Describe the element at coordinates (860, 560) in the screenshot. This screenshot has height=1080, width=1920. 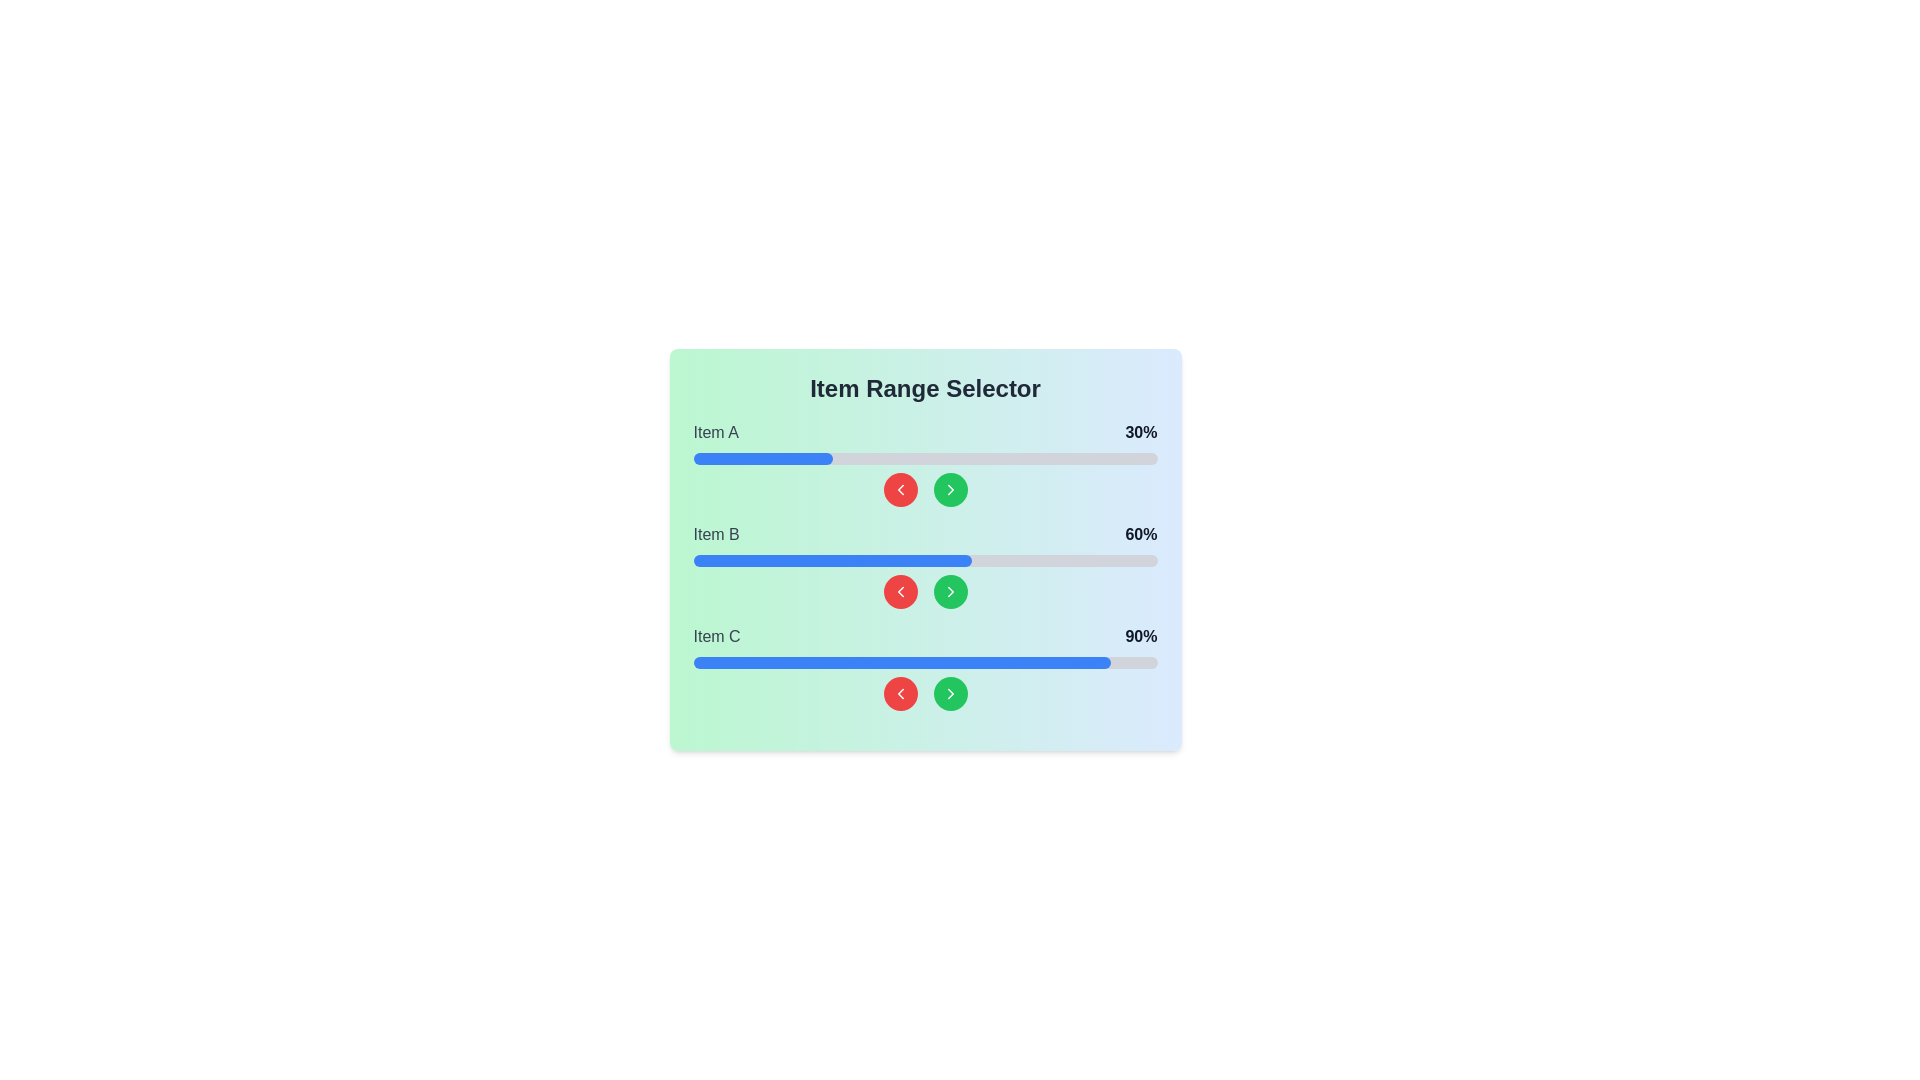
I see `the slider` at that location.